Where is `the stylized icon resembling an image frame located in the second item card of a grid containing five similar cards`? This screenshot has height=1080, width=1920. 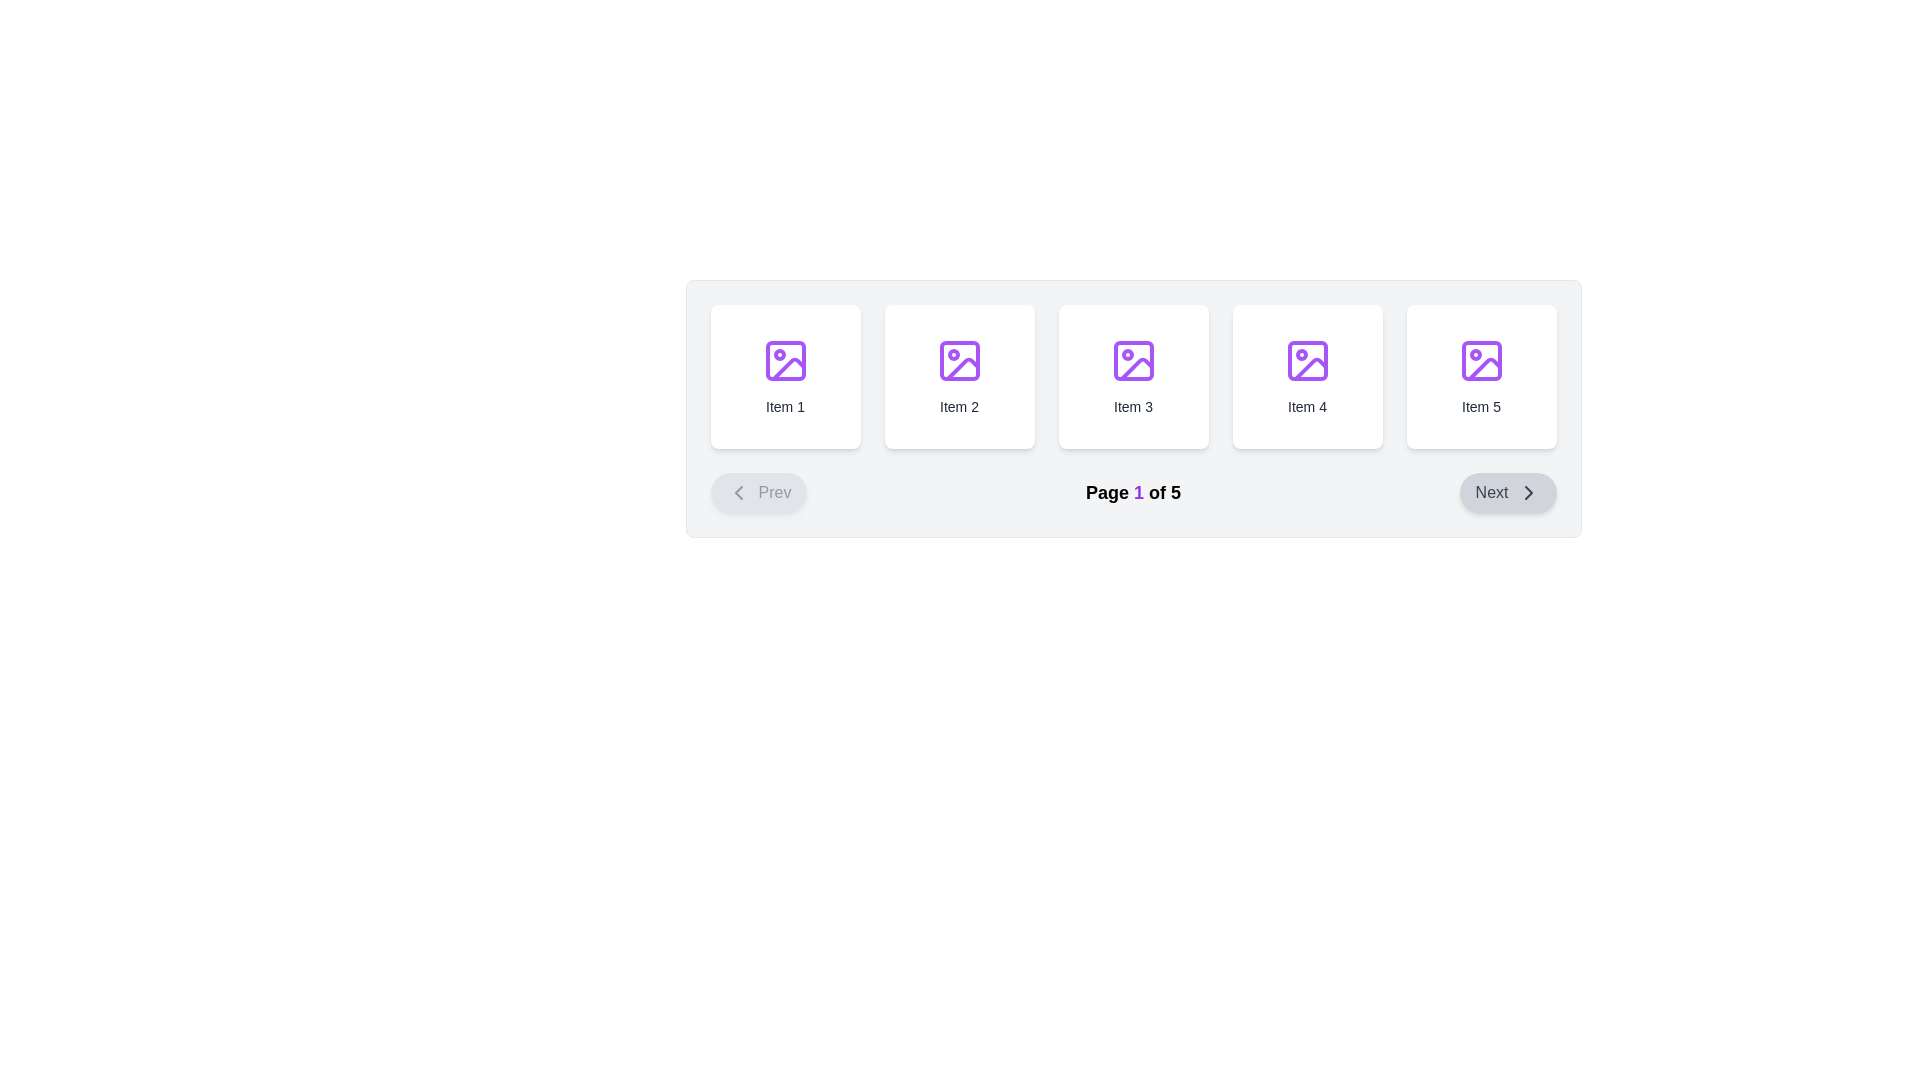
the stylized icon resembling an image frame located in the second item card of a grid containing five similar cards is located at coordinates (958, 361).